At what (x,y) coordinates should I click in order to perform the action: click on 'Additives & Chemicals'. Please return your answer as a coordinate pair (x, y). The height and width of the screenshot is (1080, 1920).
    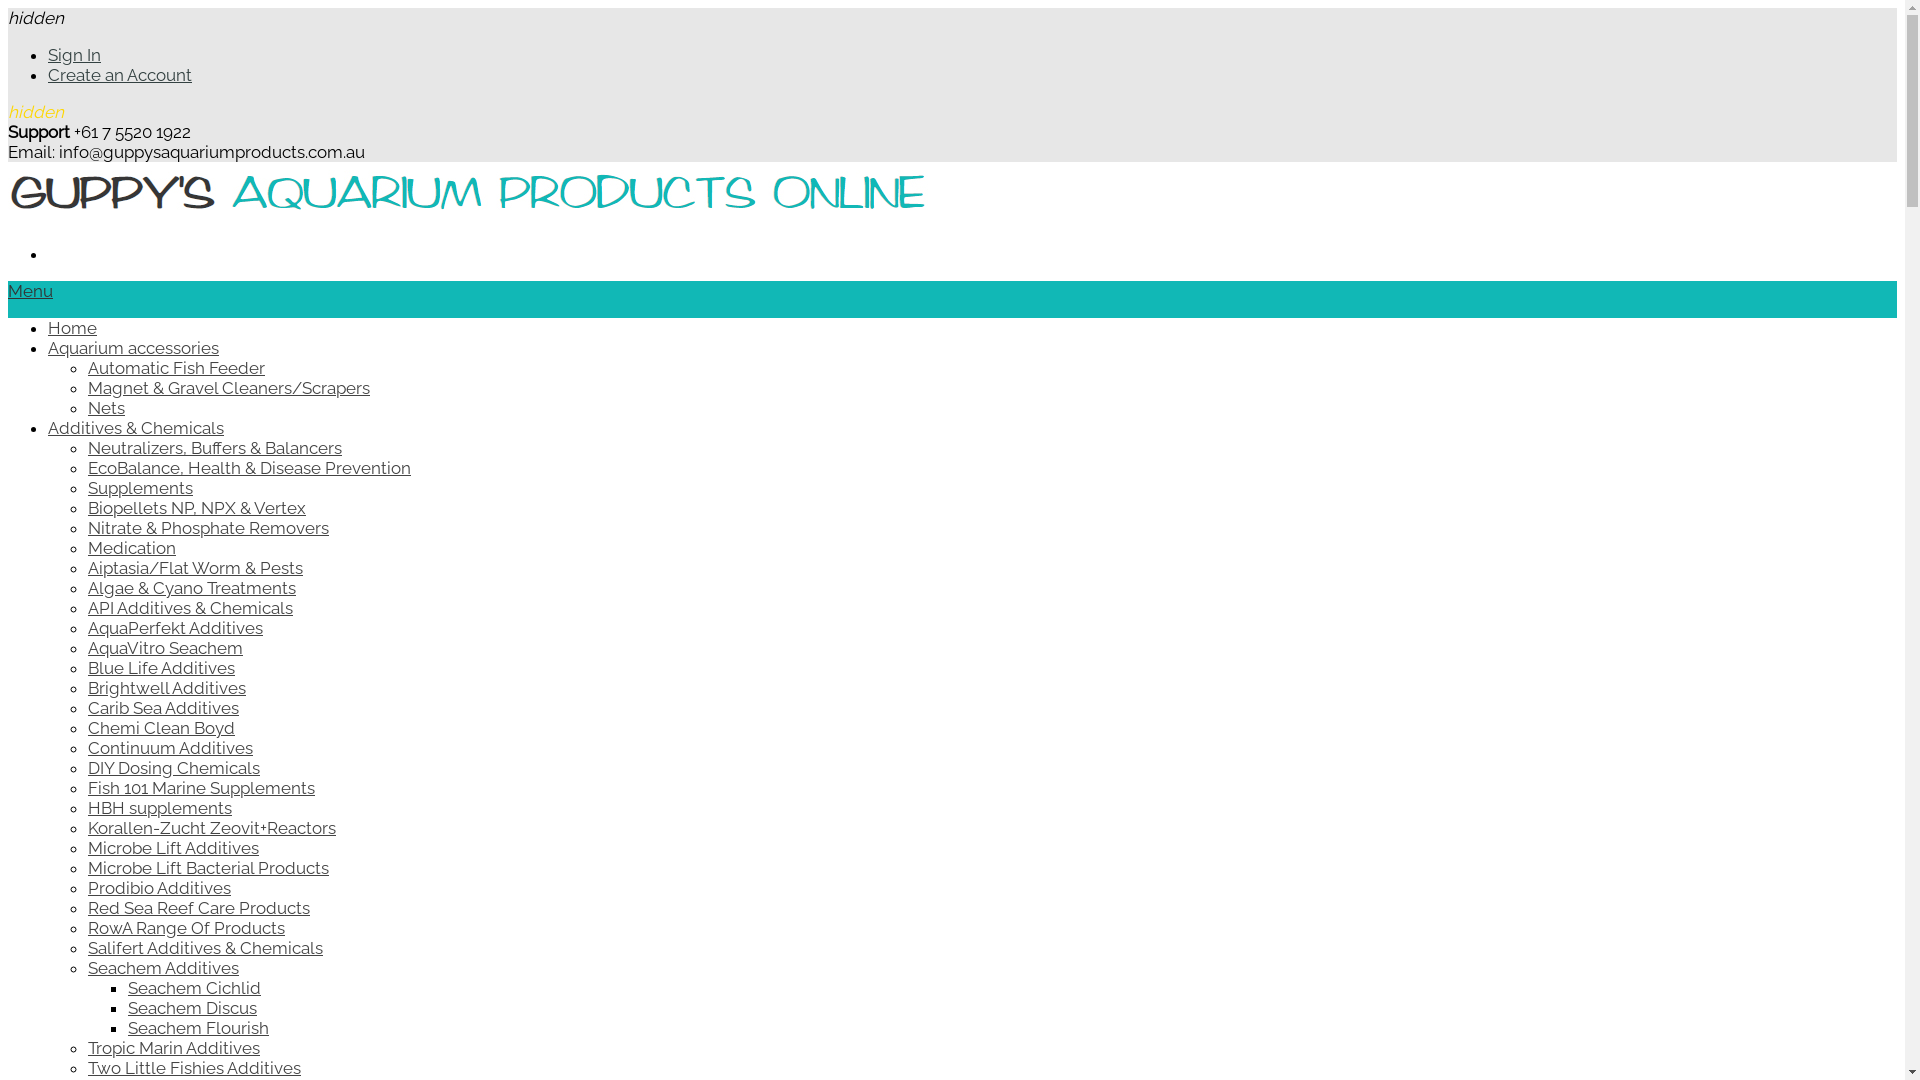
    Looking at the image, I should click on (48, 427).